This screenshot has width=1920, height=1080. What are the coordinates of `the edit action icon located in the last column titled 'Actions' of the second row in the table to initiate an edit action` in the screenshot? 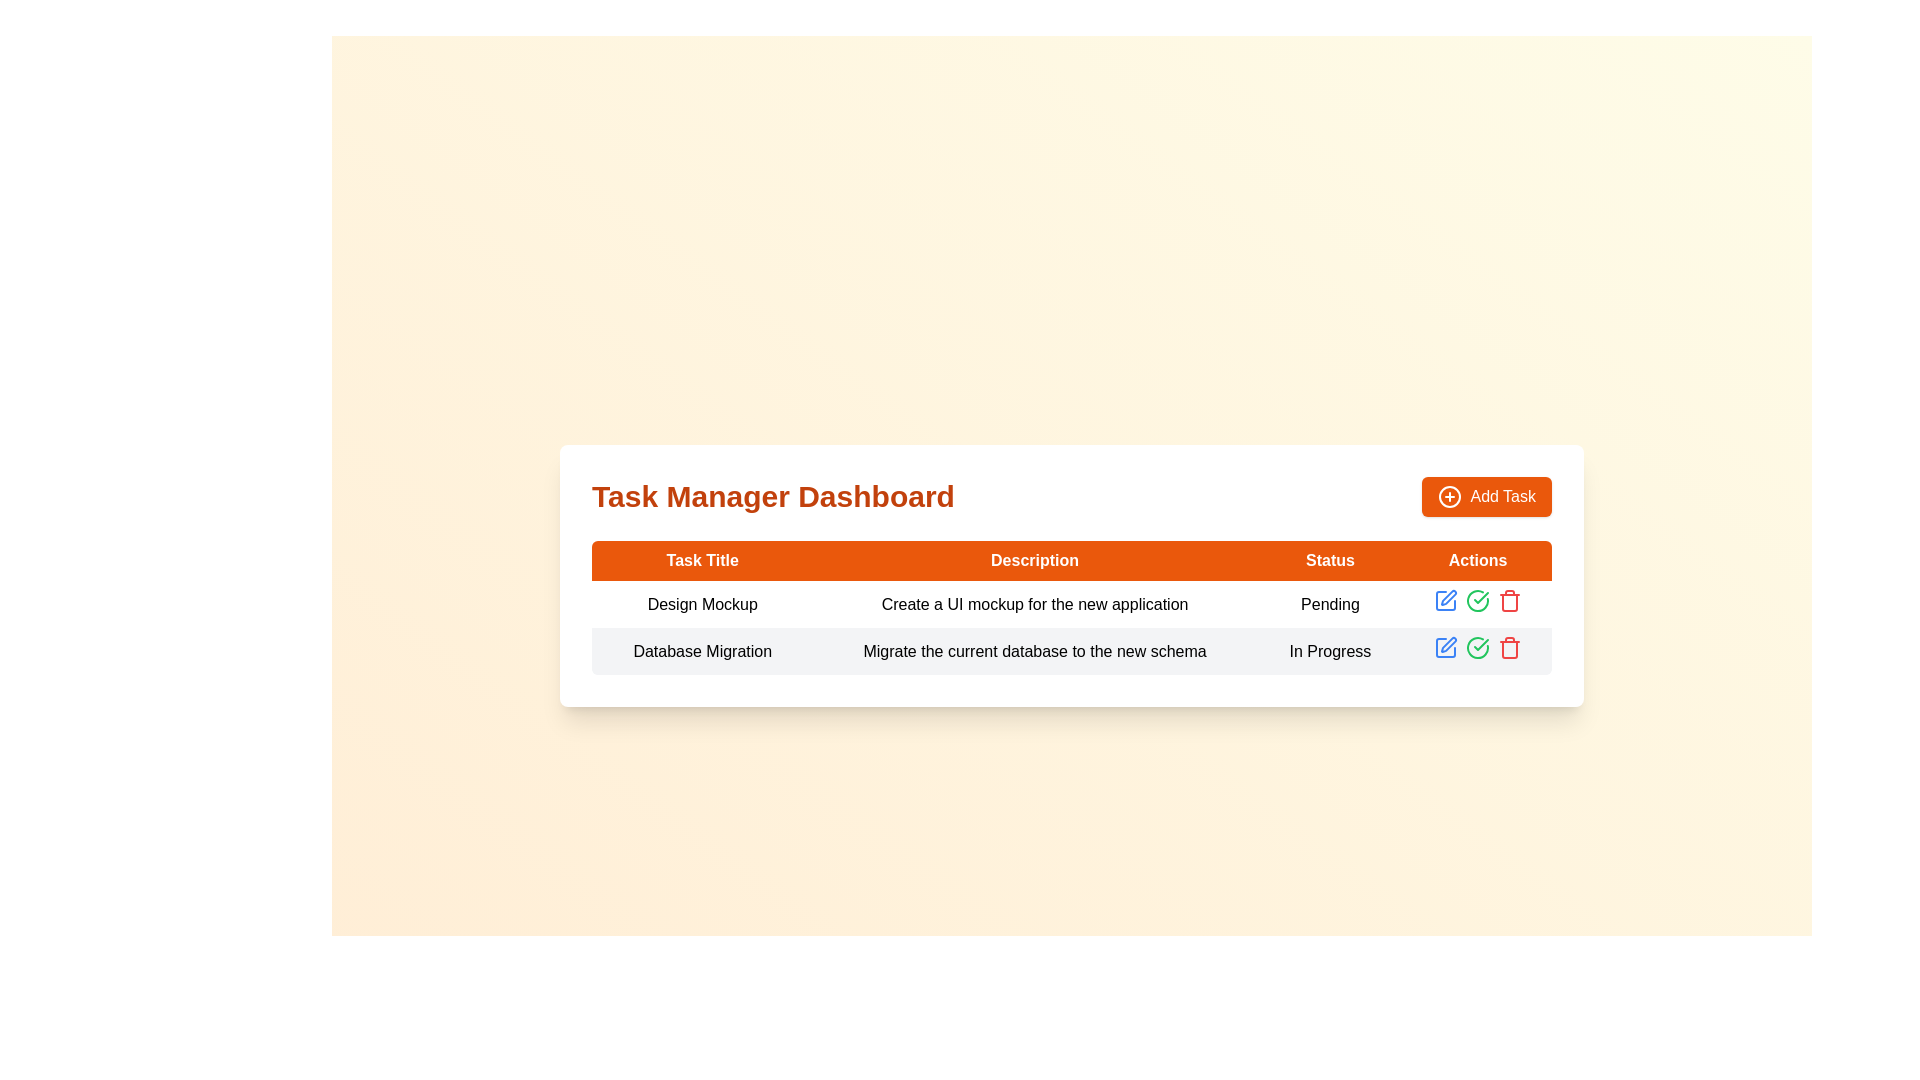 It's located at (1449, 644).